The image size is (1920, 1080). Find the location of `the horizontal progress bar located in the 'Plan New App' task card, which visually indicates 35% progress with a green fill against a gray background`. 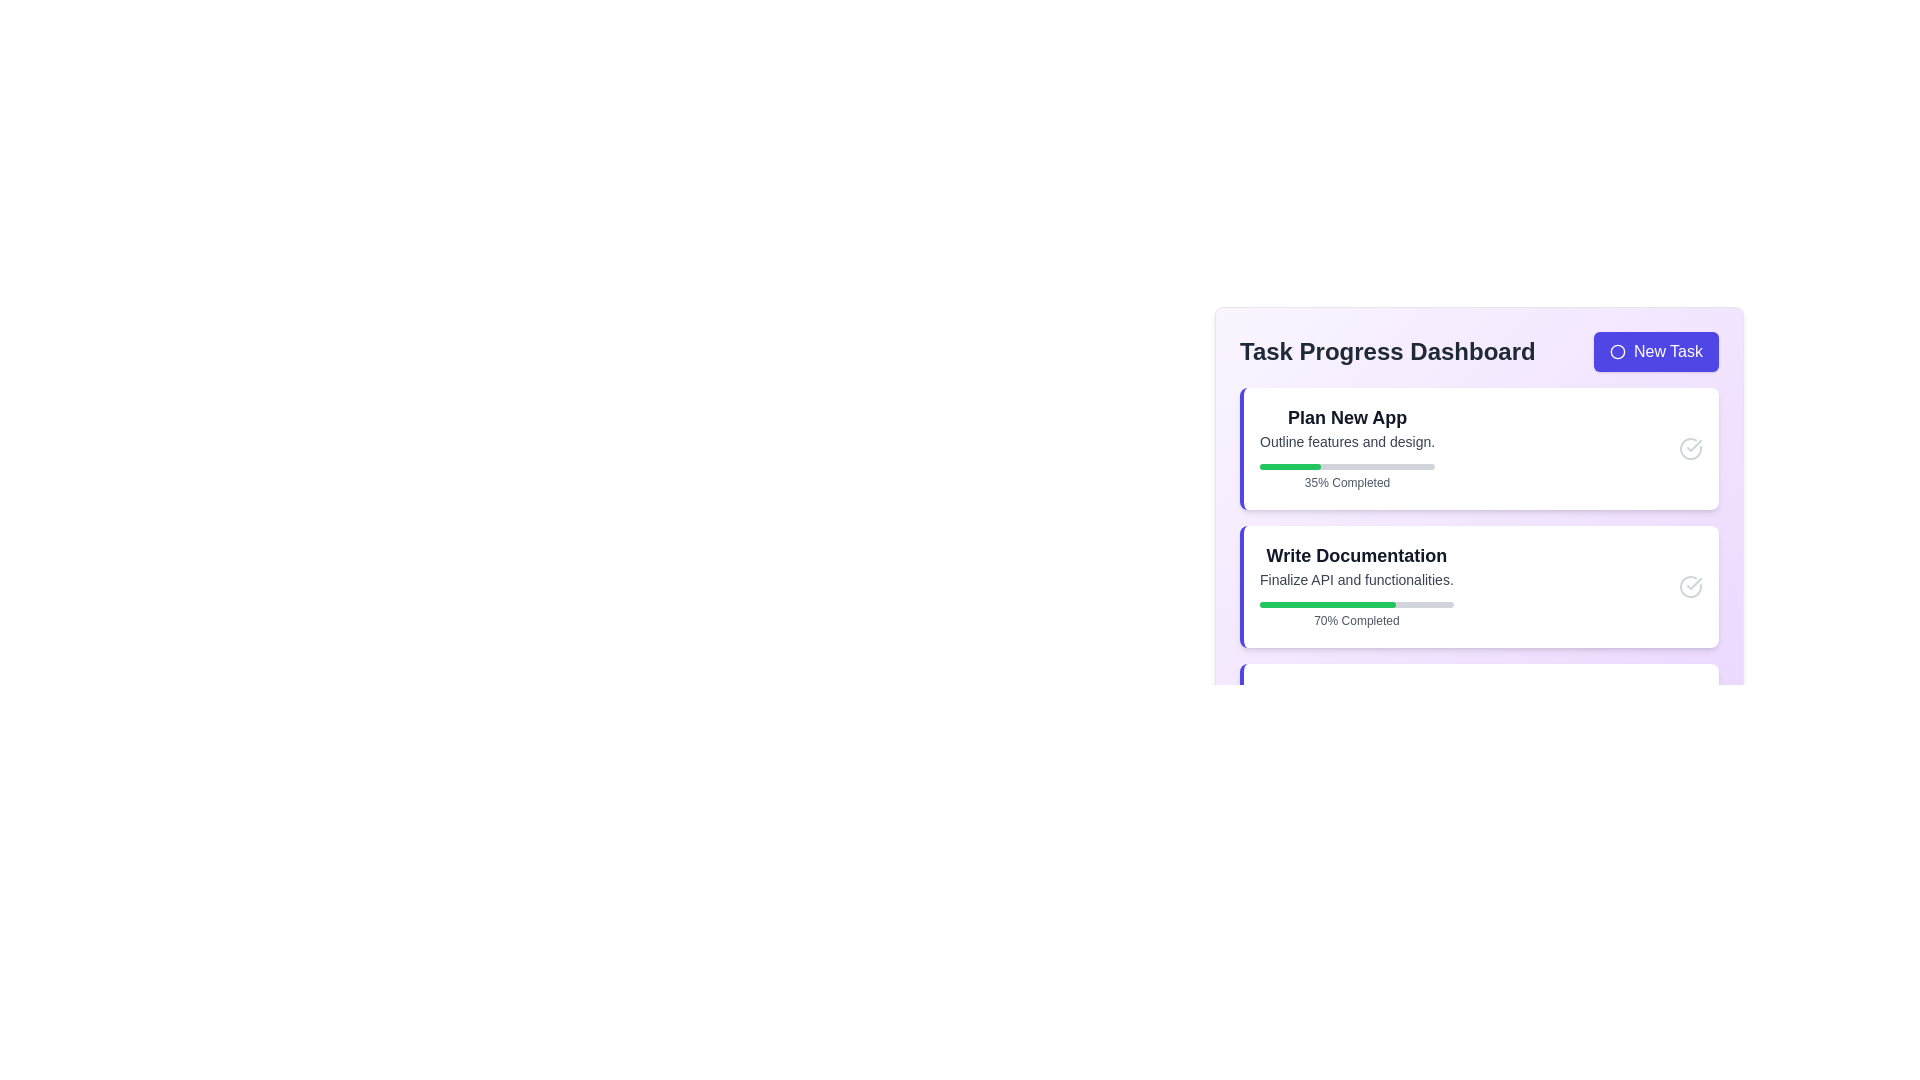

the horizontal progress bar located in the 'Plan New App' task card, which visually indicates 35% progress with a green fill against a gray background is located at coordinates (1347, 466).